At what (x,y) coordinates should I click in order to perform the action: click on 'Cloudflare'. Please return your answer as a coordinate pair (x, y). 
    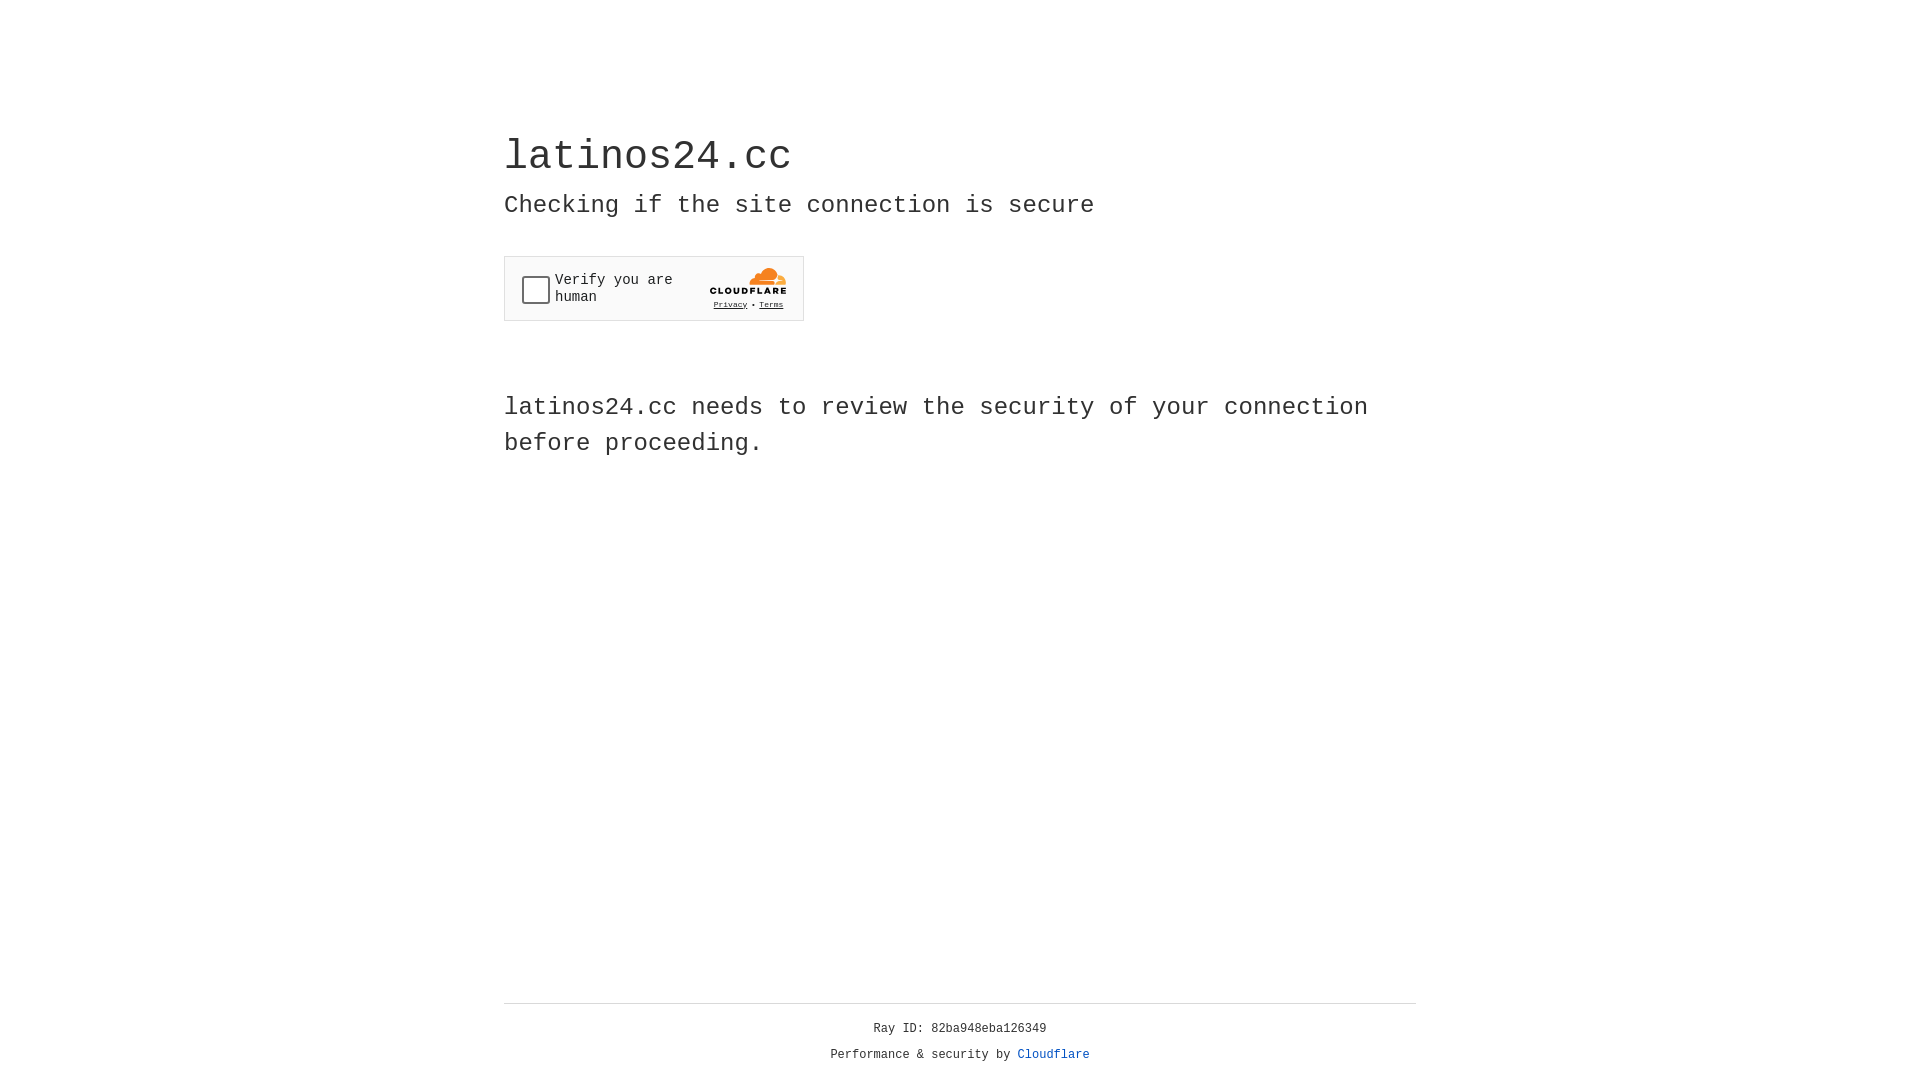
    Looking at the image, I should click on (1053, 1054).